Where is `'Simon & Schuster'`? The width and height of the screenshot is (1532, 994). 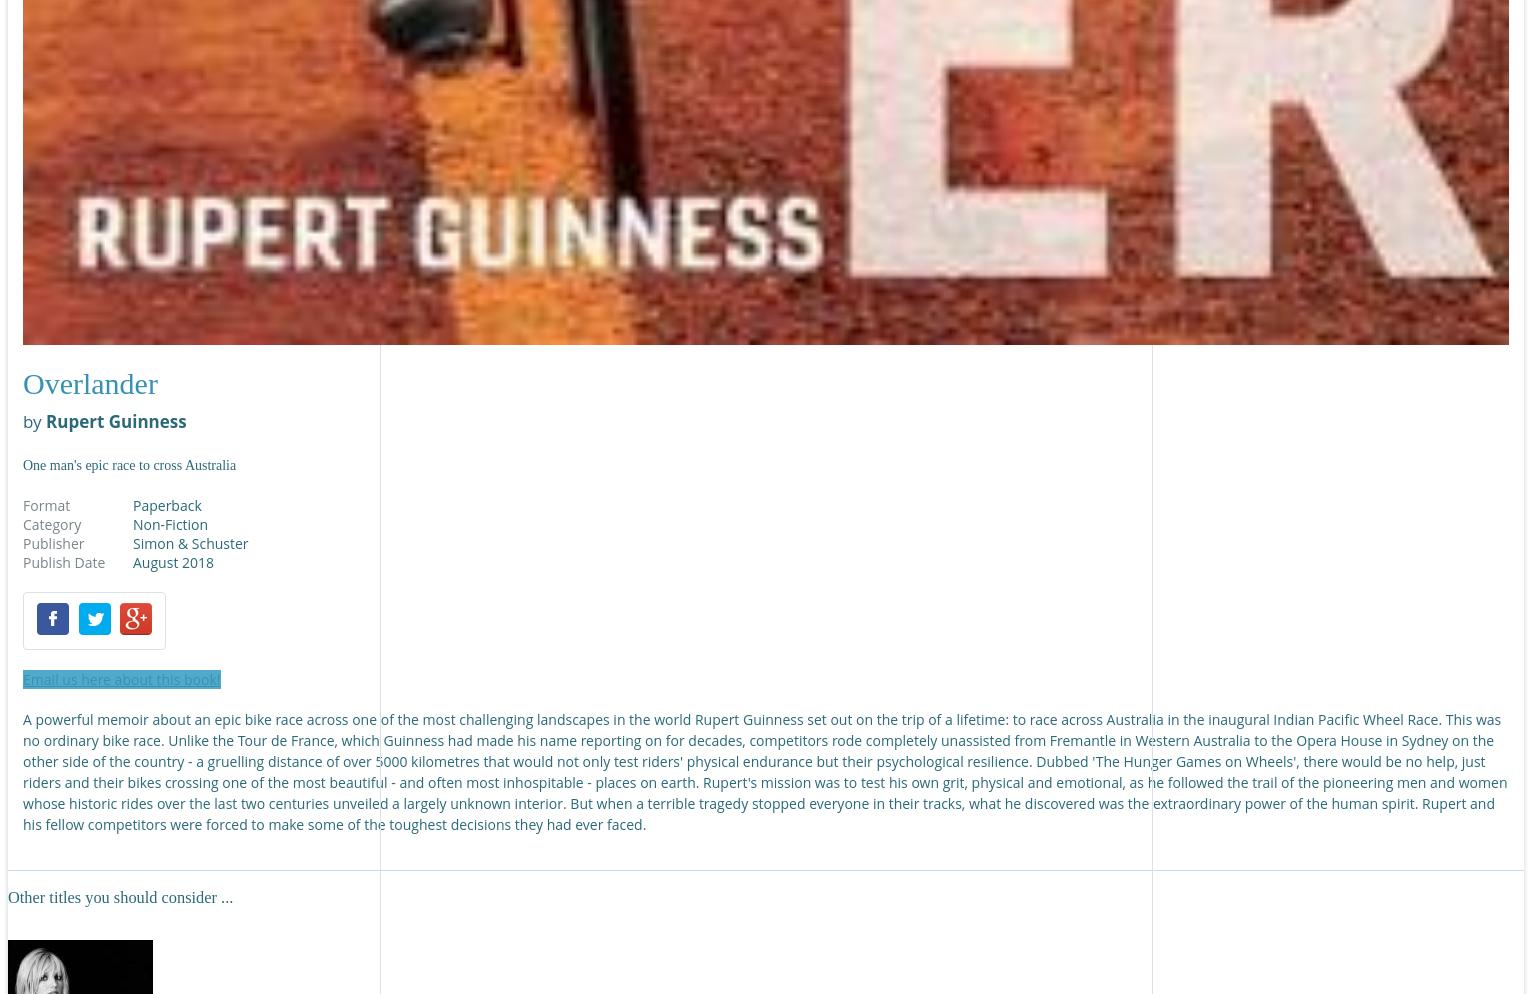 'Simon & Schuster' is located at coordinates (189, 541).